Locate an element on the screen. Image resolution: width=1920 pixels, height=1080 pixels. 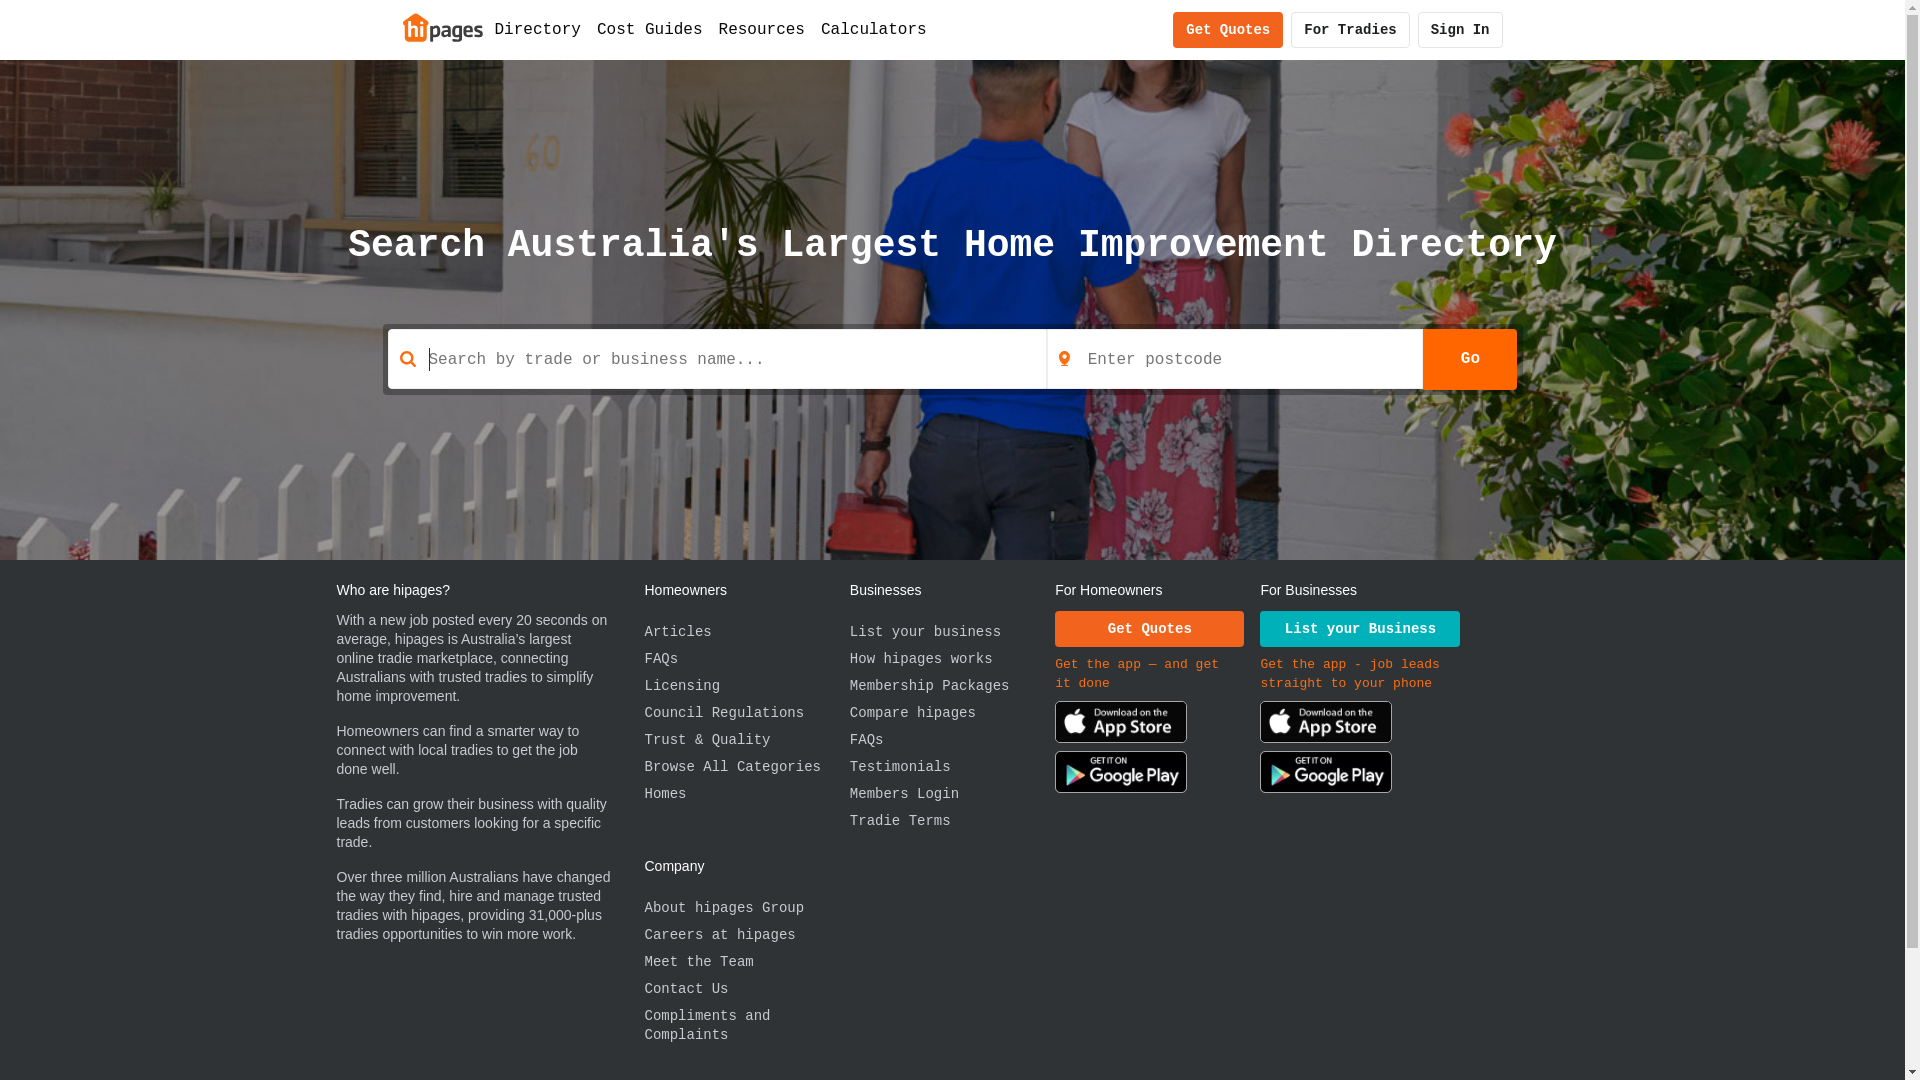
'Download the hipages app on Google Play' is located at coordinates (1121, 774).